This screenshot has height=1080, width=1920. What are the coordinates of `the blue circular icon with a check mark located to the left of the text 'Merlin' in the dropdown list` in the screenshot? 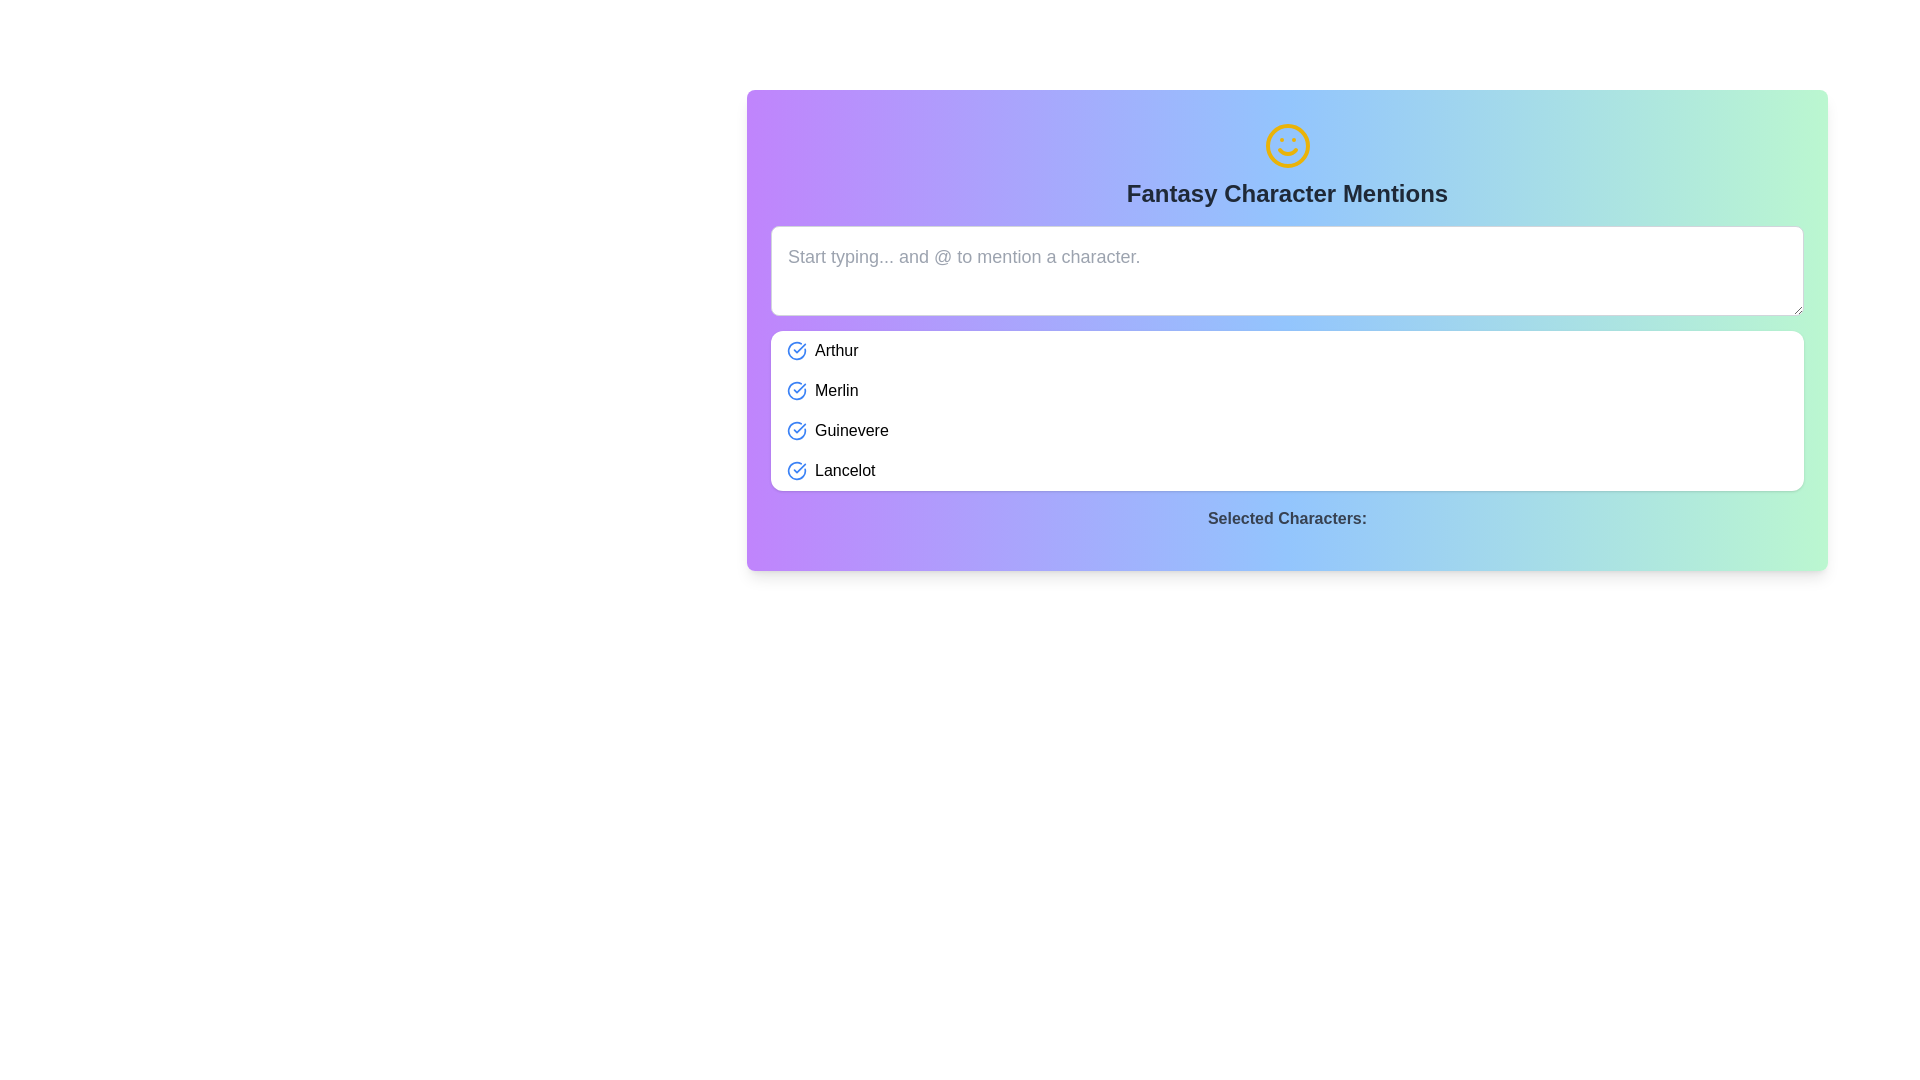 It's located at (795, 390).